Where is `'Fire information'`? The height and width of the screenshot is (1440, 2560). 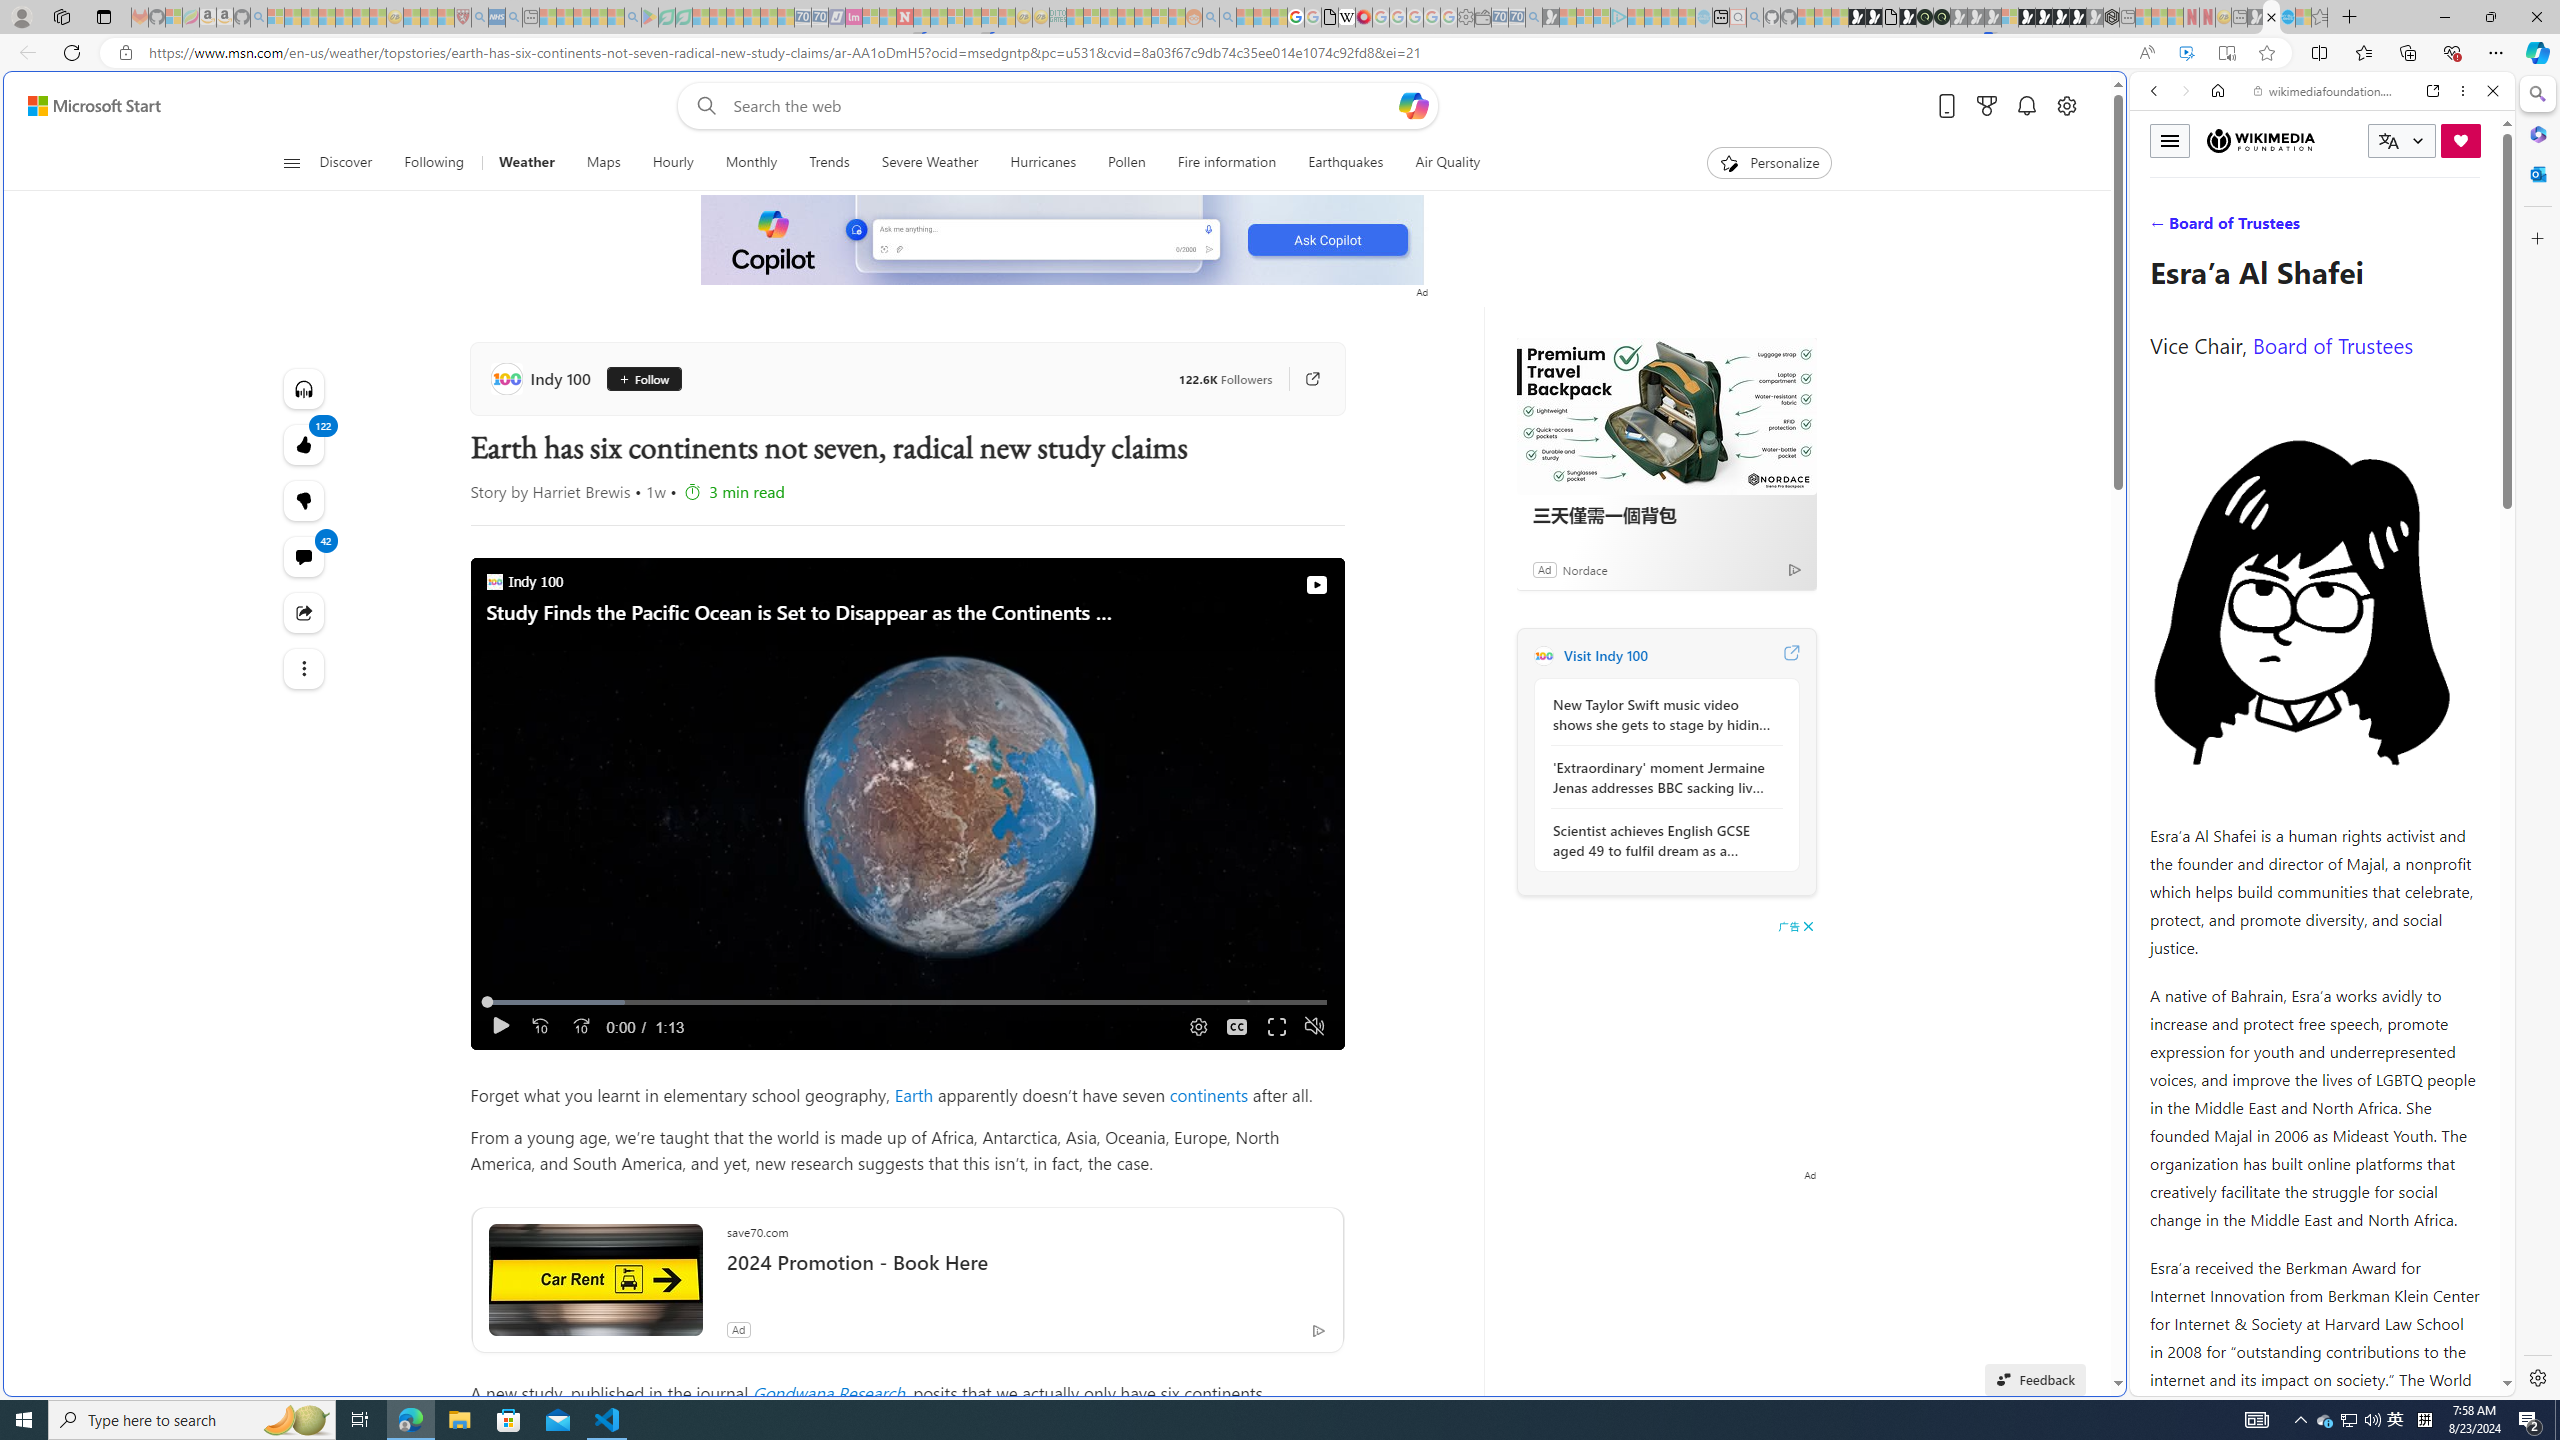
'Fire information' is located at coordinates (1227, 162).